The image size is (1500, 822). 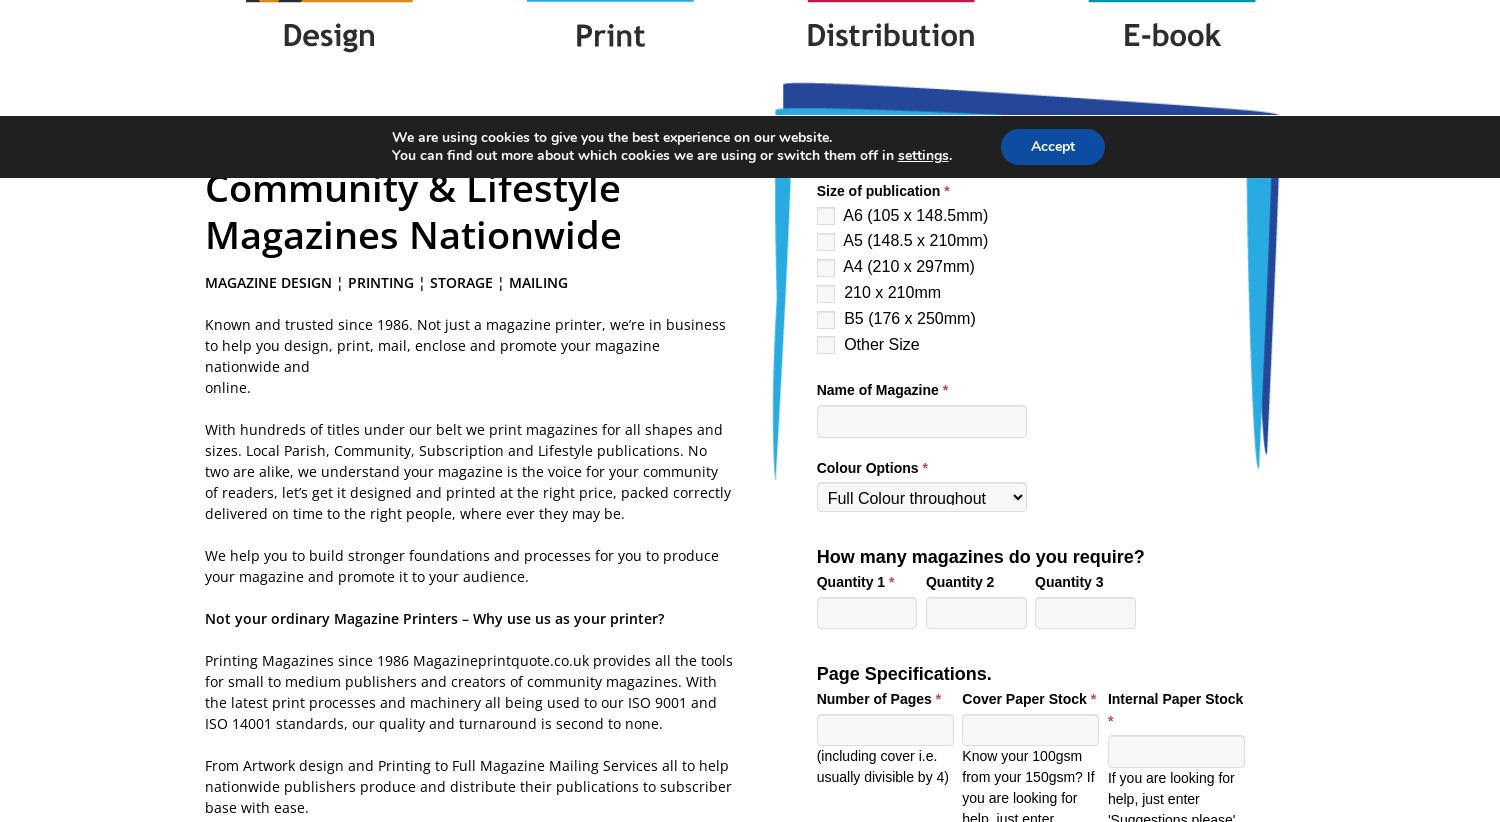 I want to click on 'How many magazines do you require?', so click(x=978, y=556).